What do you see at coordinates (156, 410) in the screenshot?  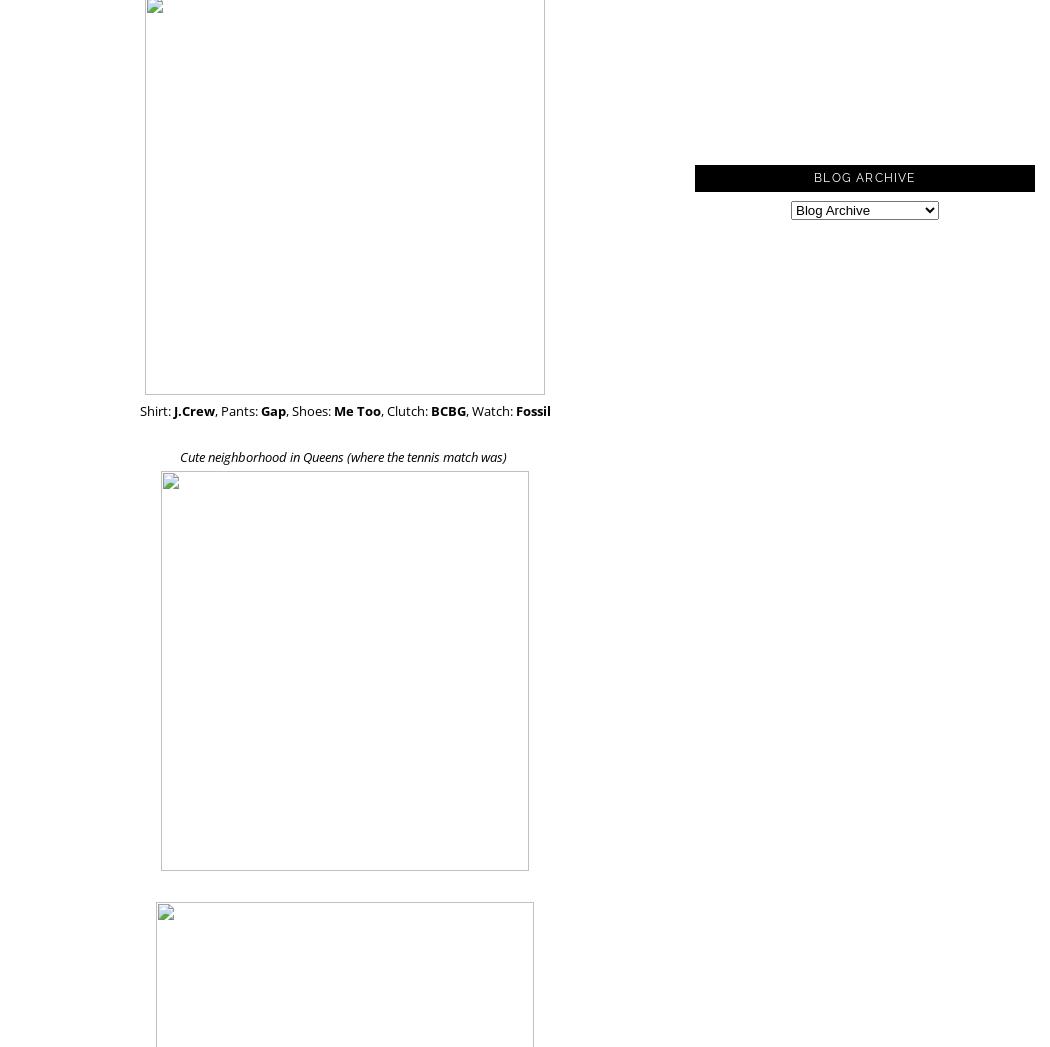 I see `'Shirt:'` at bounding box center [156, 410].